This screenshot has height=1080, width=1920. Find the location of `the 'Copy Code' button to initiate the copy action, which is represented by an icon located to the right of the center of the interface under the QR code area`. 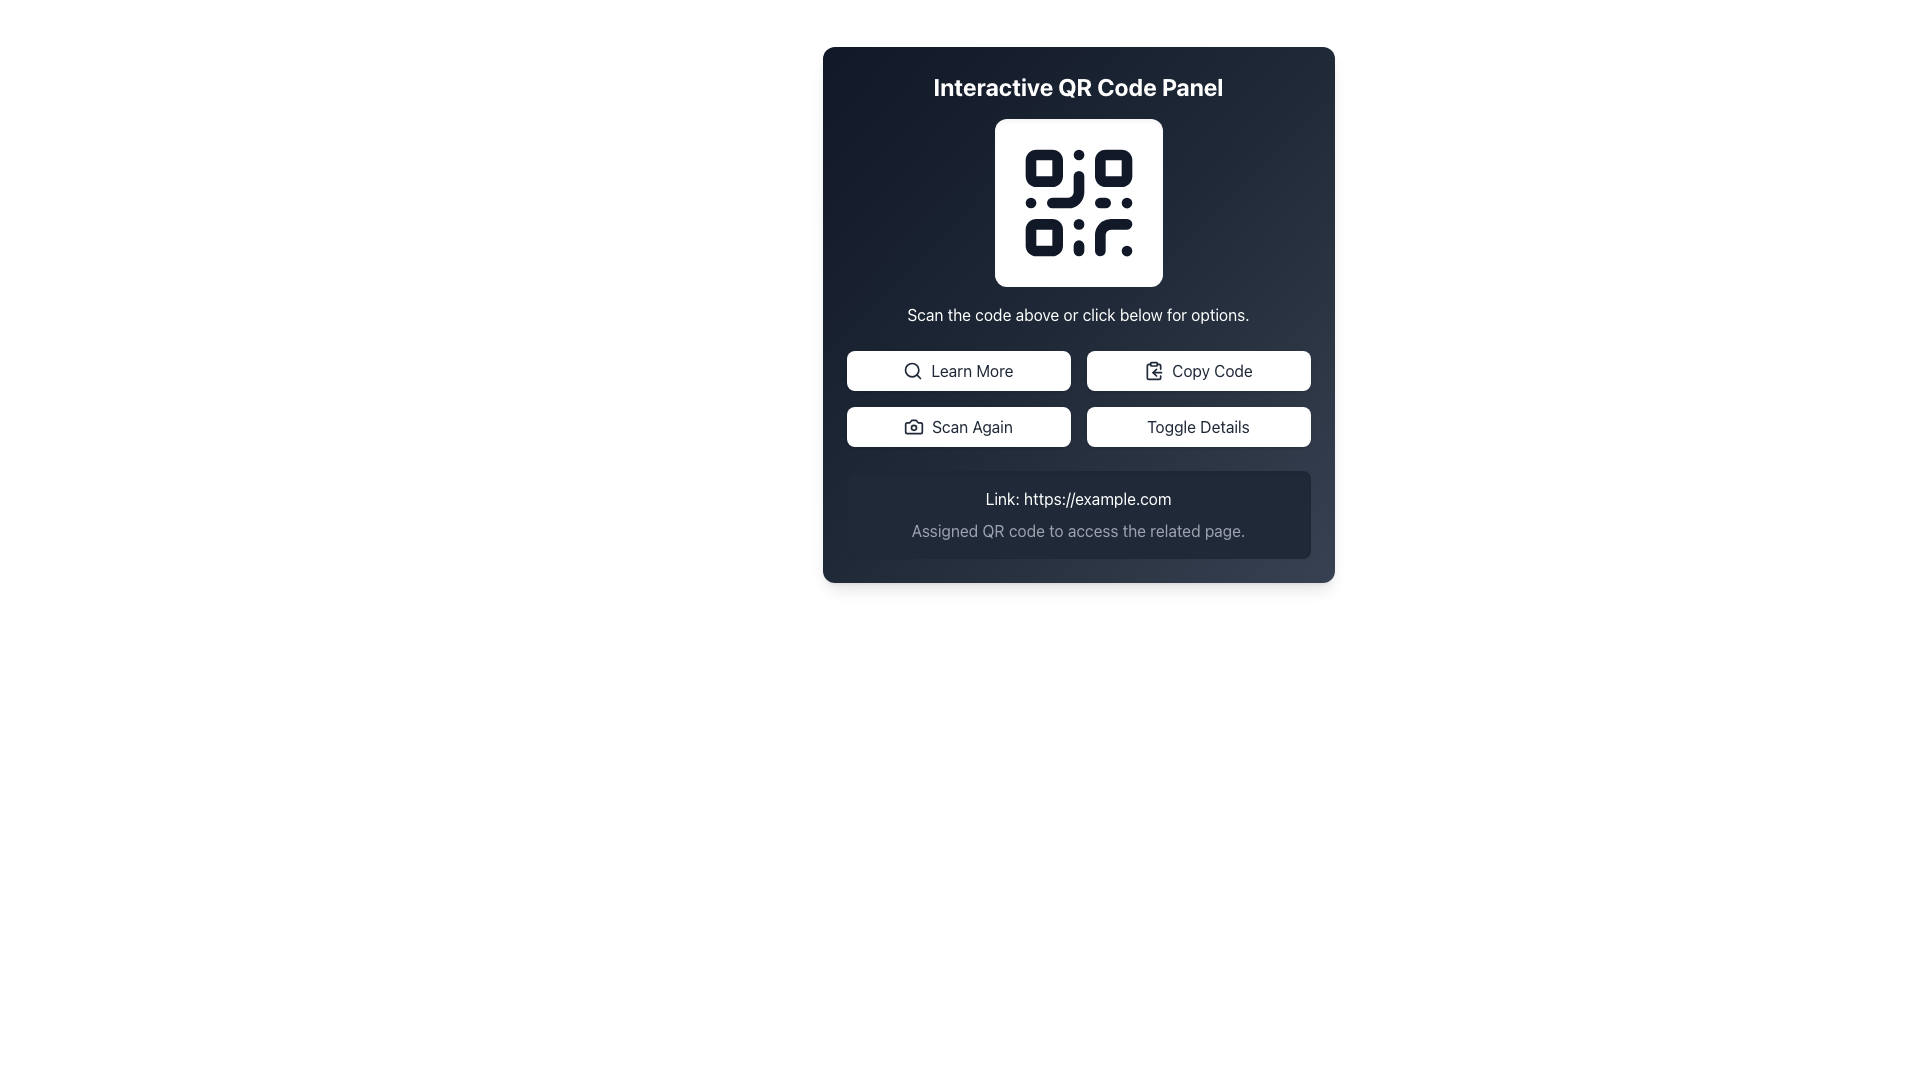

the 'Copy Code' button to initiate the copy action, which is represented by an icon located to the right of the center of the interface under the QR code area is located at coordinates (1153, 370).